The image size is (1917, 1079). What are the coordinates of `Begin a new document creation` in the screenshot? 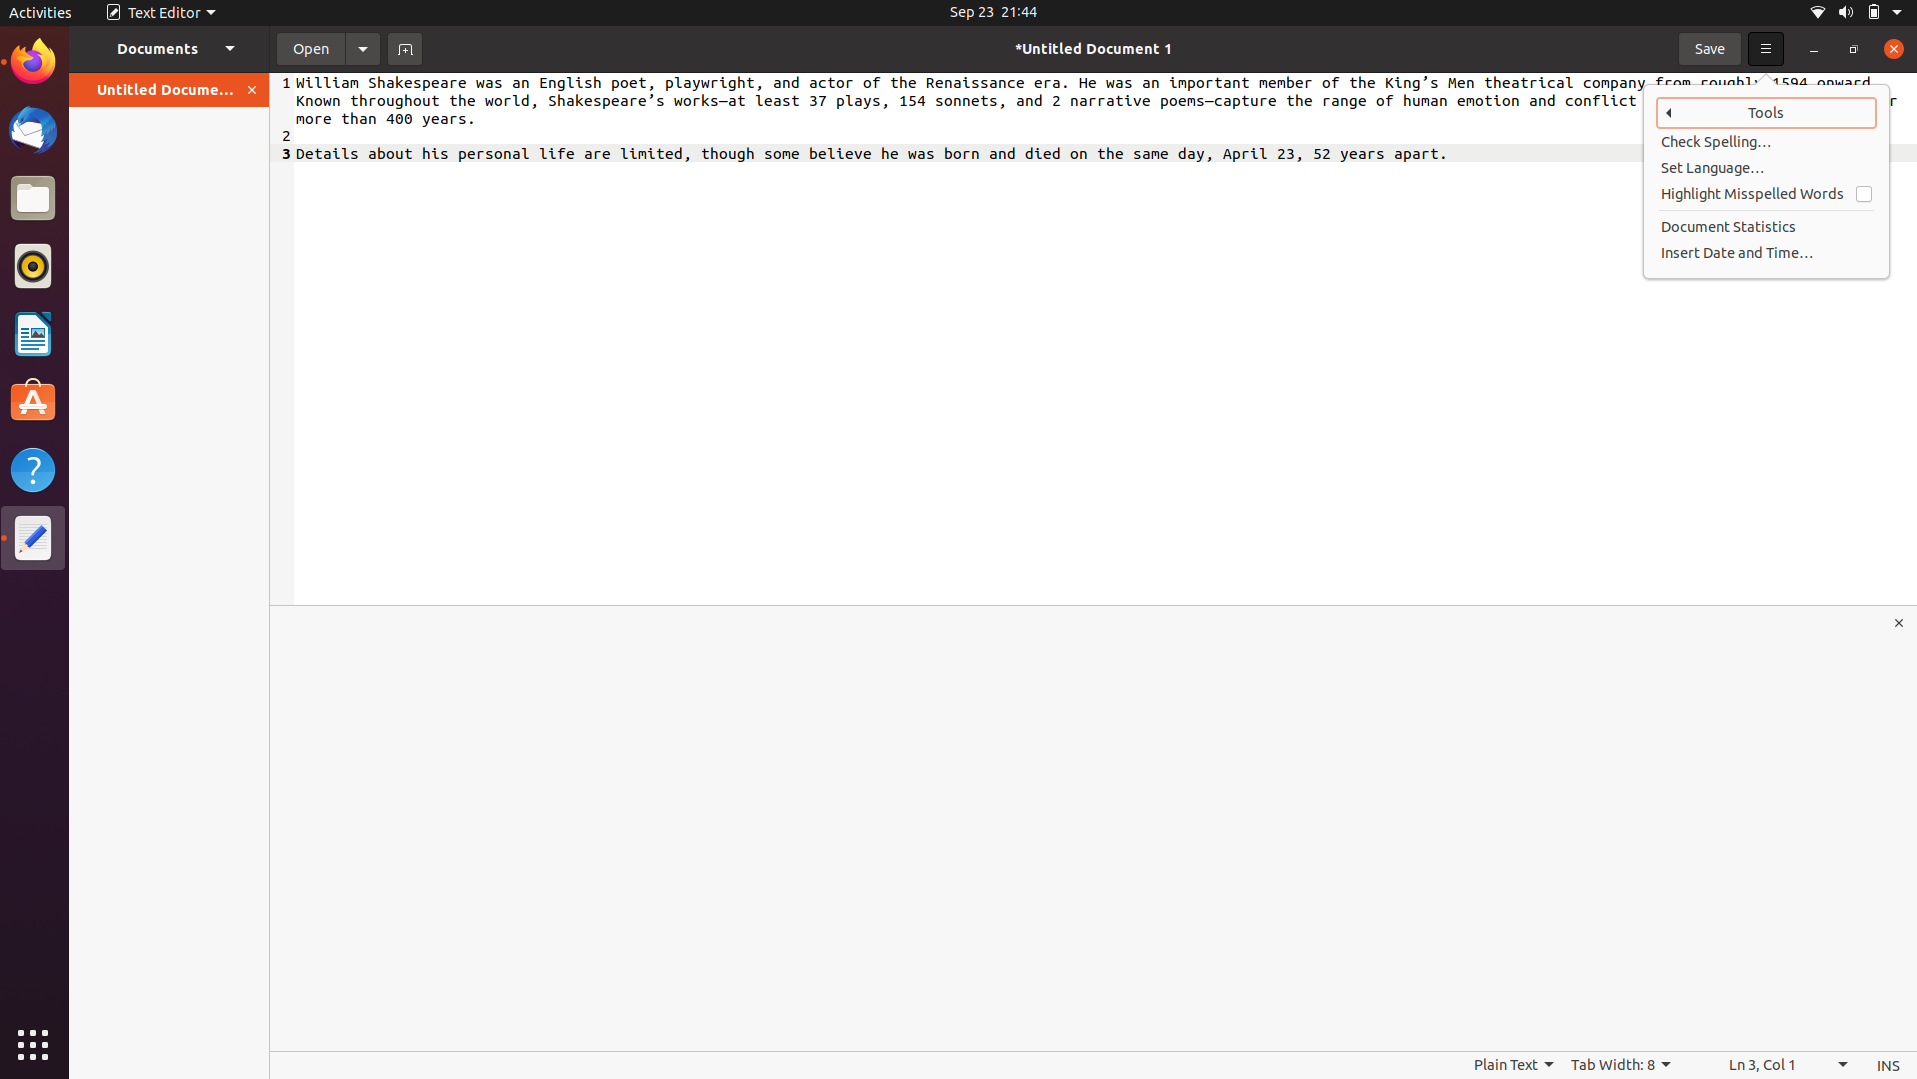 It's located at (404, 47).